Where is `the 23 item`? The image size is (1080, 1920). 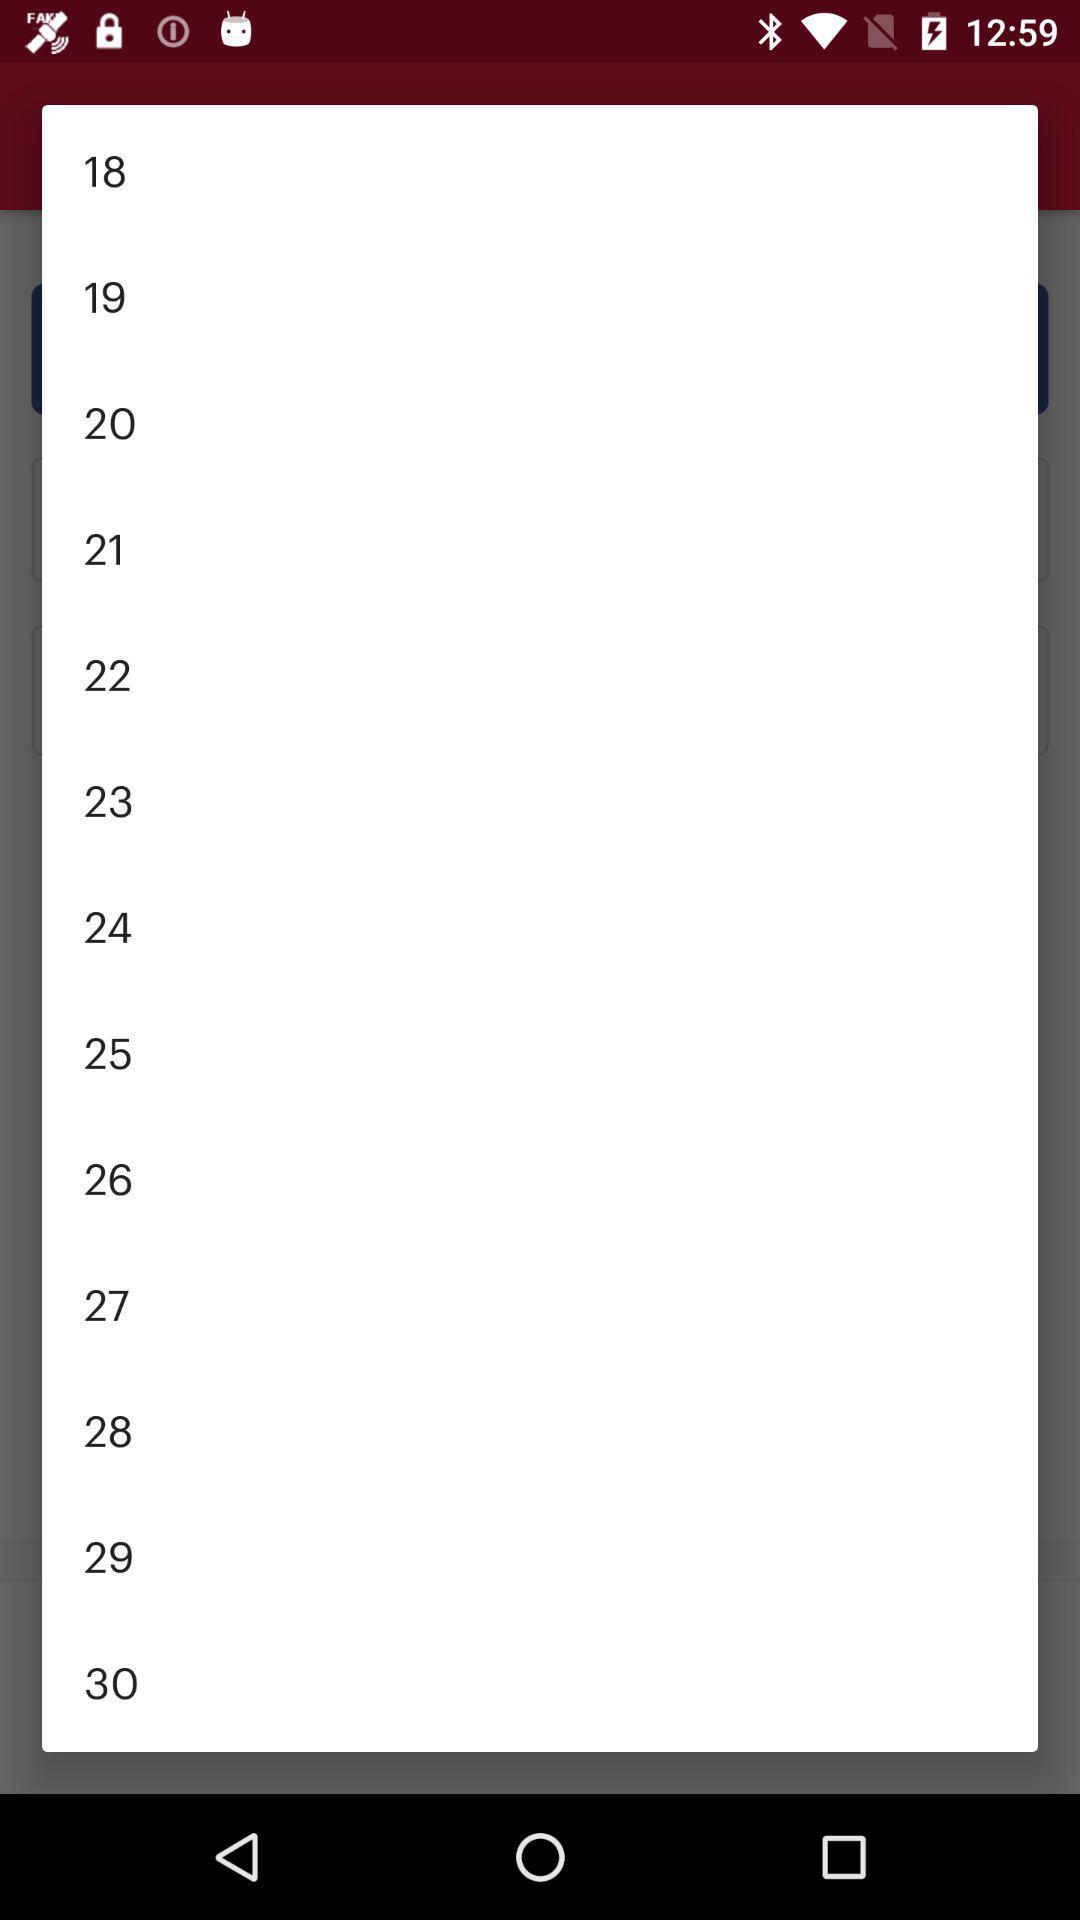 the 23 item is located at coordinates (540, 796).